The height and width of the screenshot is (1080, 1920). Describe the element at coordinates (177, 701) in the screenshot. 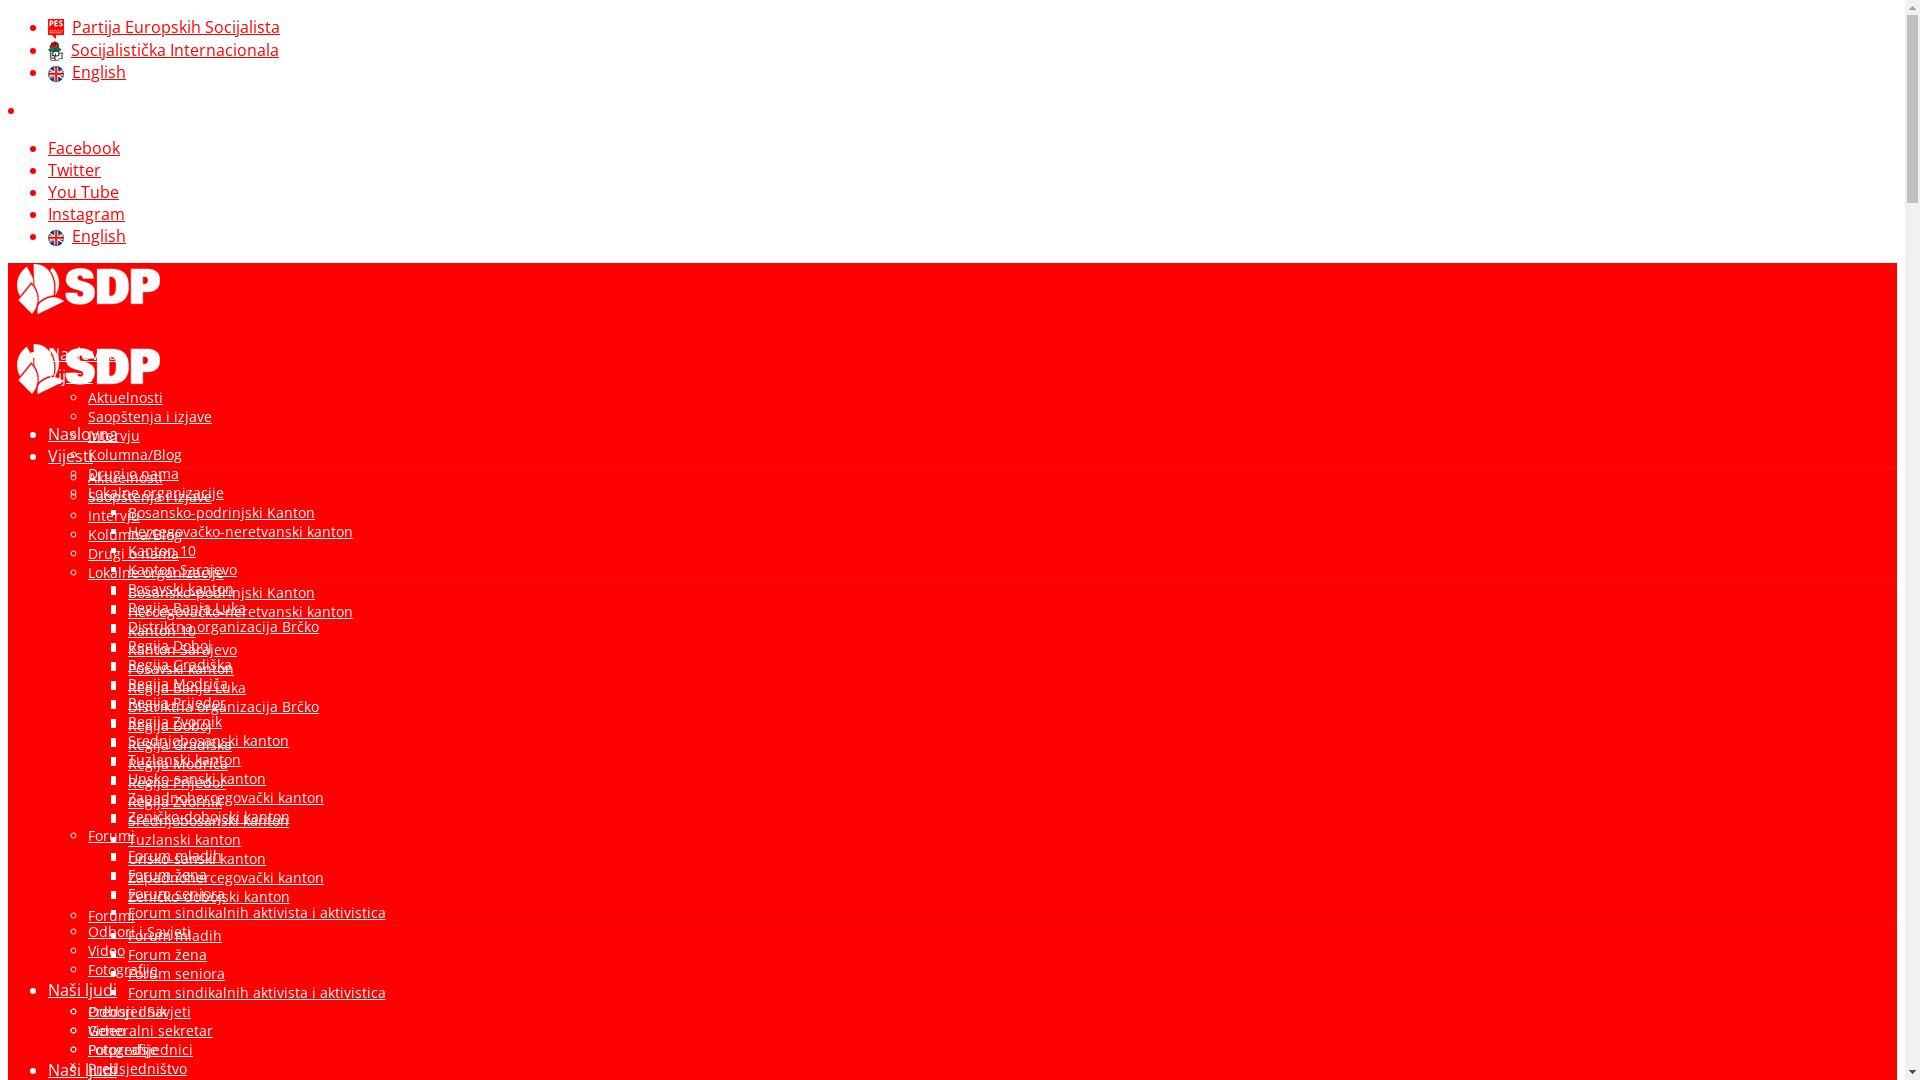

I see `'Regija Prijedor'` at that location.